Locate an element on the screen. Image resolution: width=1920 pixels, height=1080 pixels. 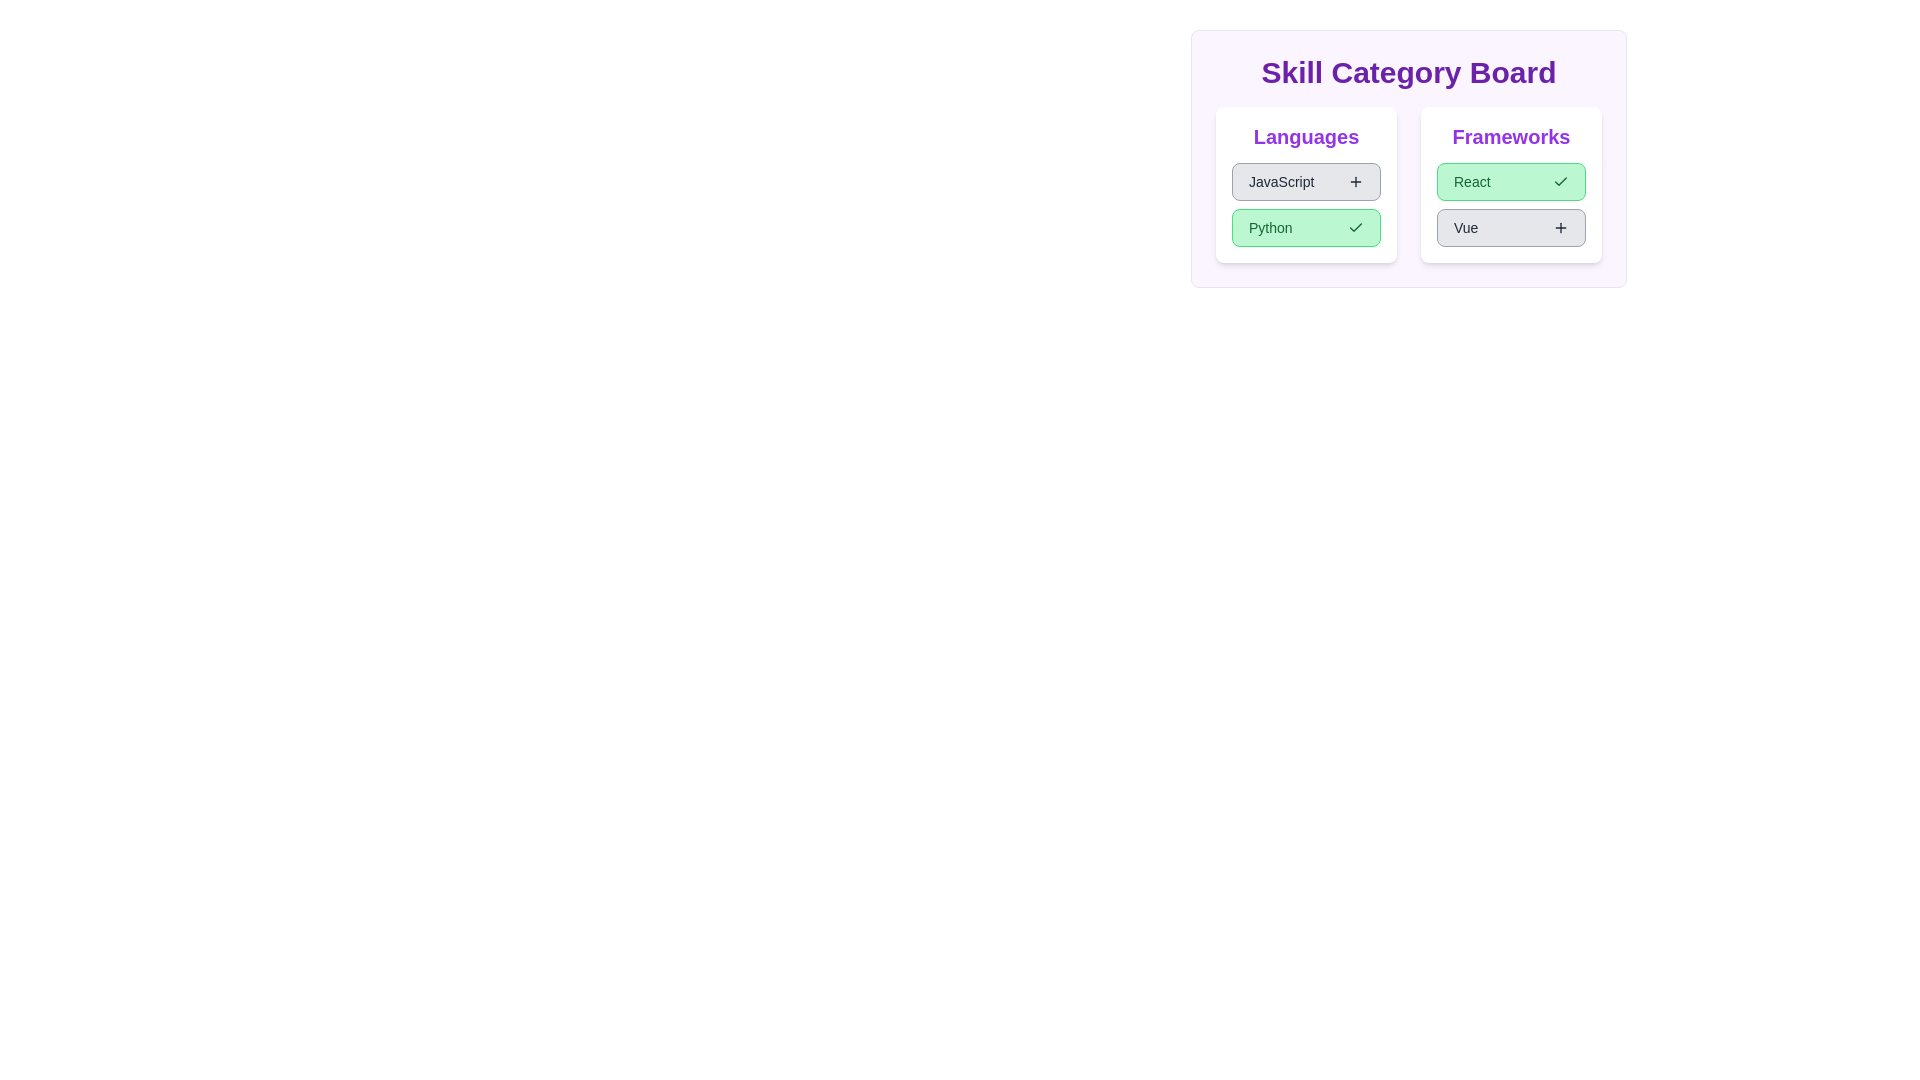
the category header Frameworks to focus on it is located at coordinates (1511, 136).